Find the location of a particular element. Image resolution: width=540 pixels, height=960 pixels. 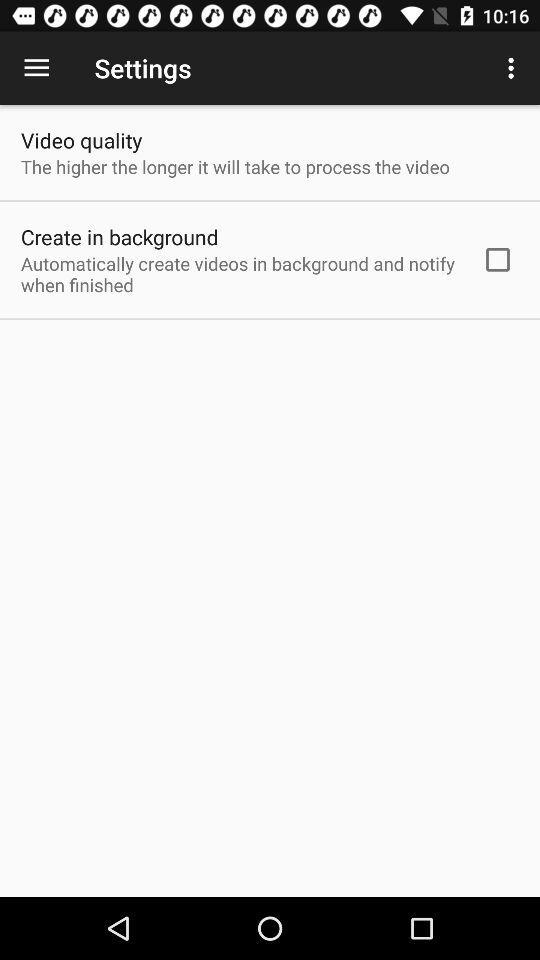

the video quality is located at coordinates (80, 139).